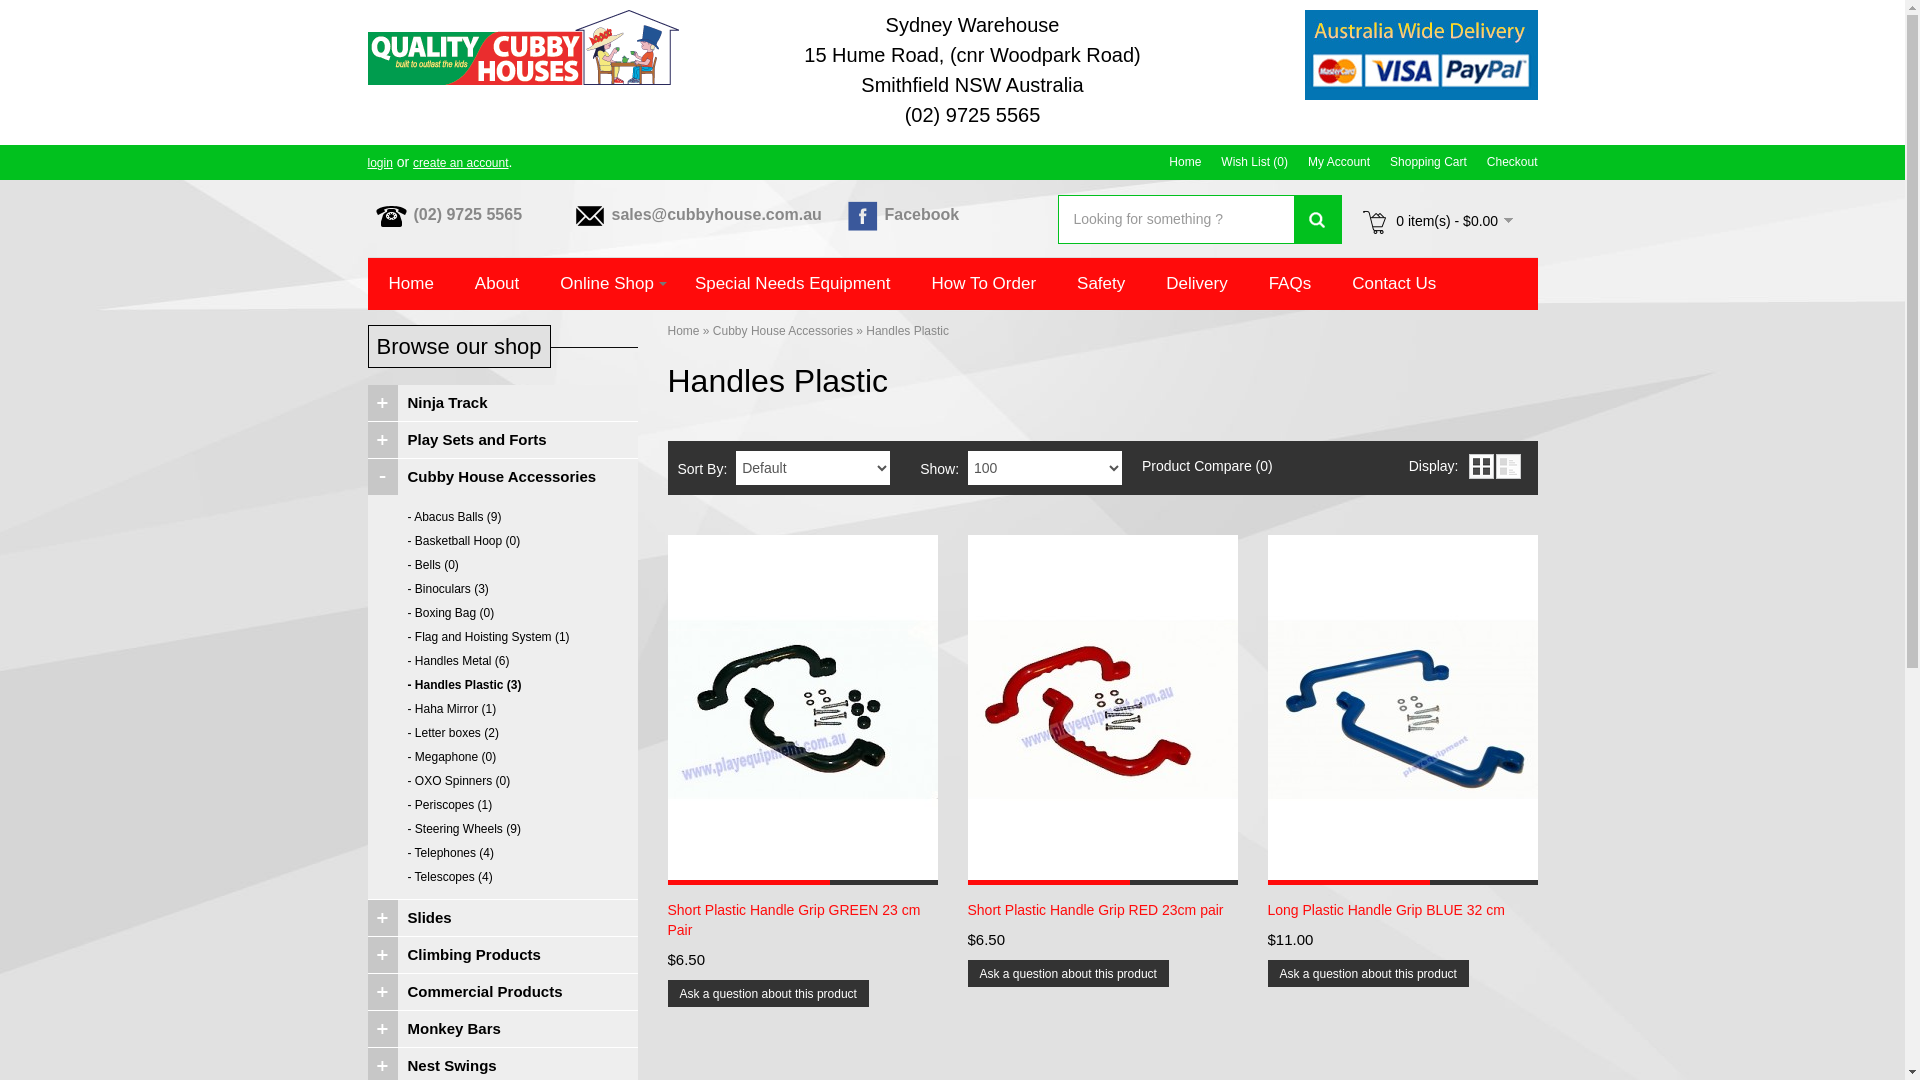 The width and height of the screenshot is (1920, 1080). I want to click on 'Wish List (0)', so click(1253, 161).